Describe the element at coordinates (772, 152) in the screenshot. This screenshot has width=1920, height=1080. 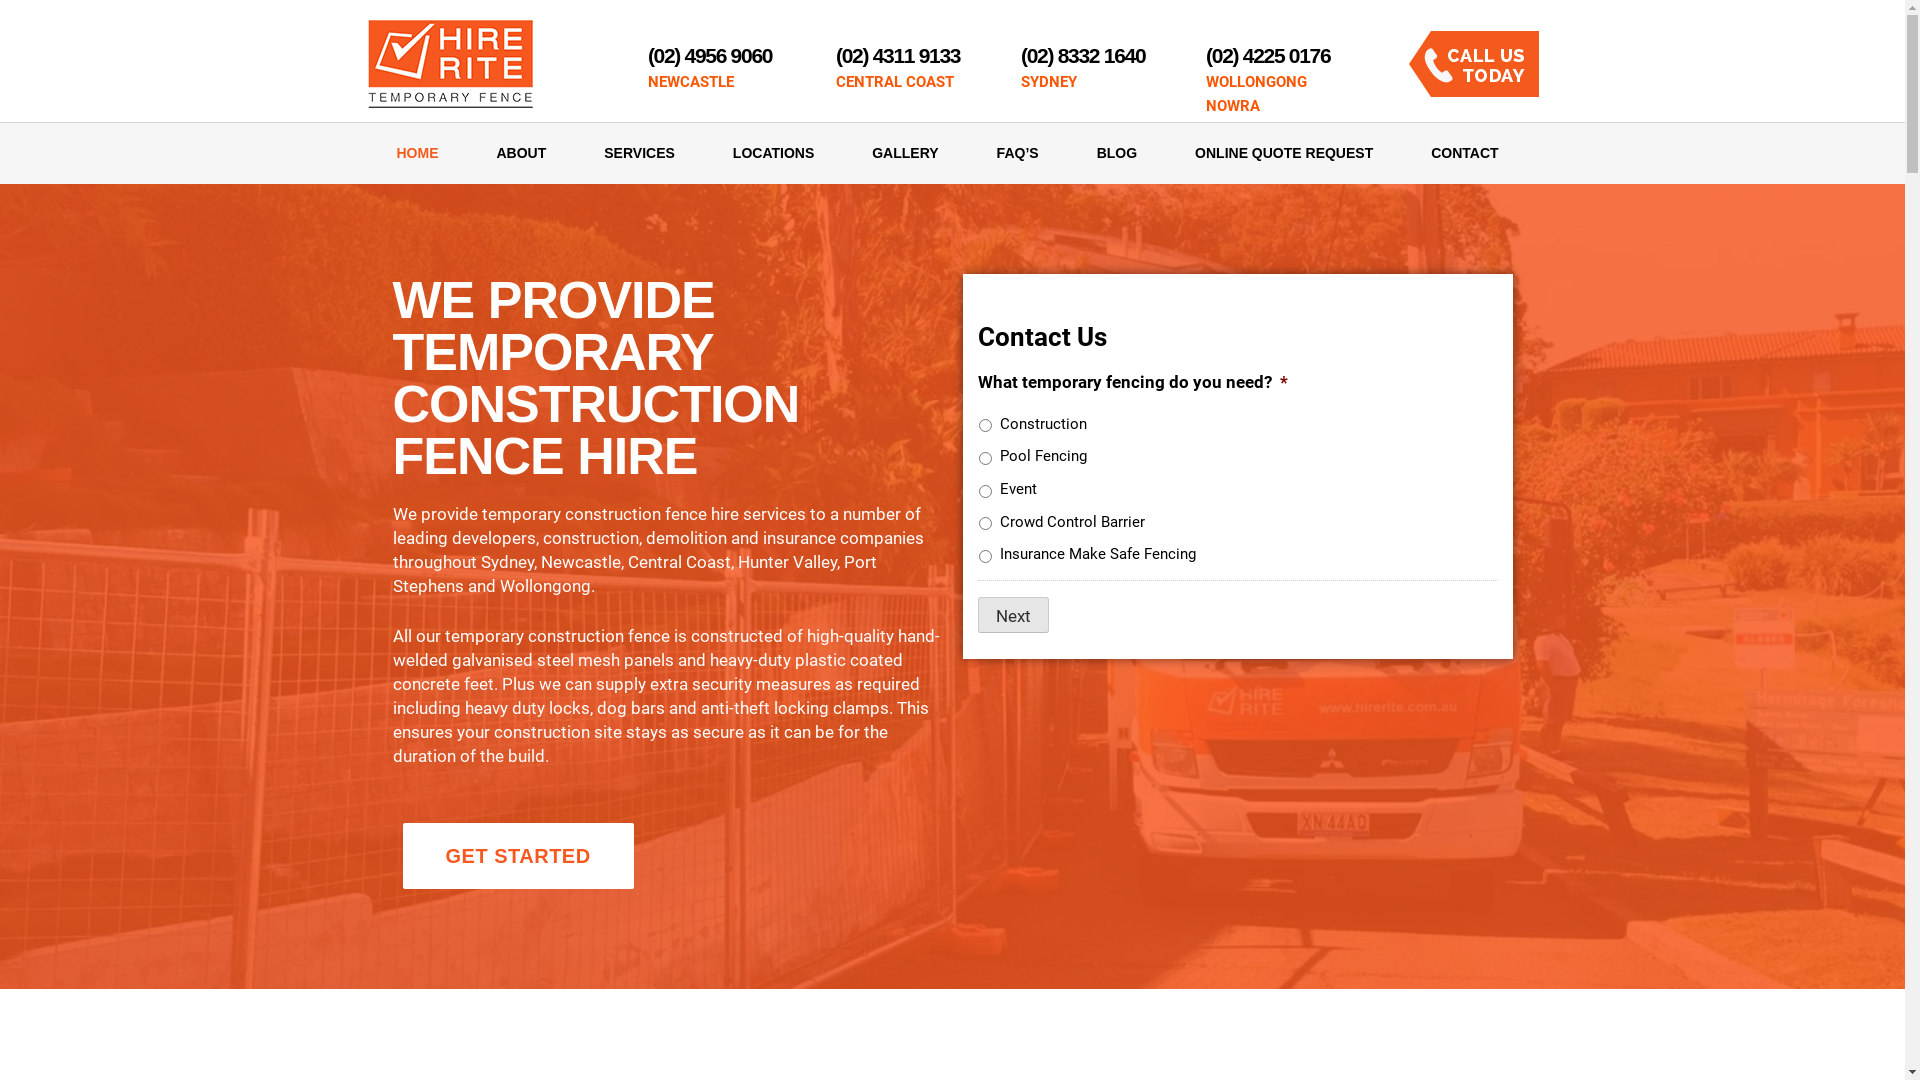
I see `'LOCATIONS'` at that location.